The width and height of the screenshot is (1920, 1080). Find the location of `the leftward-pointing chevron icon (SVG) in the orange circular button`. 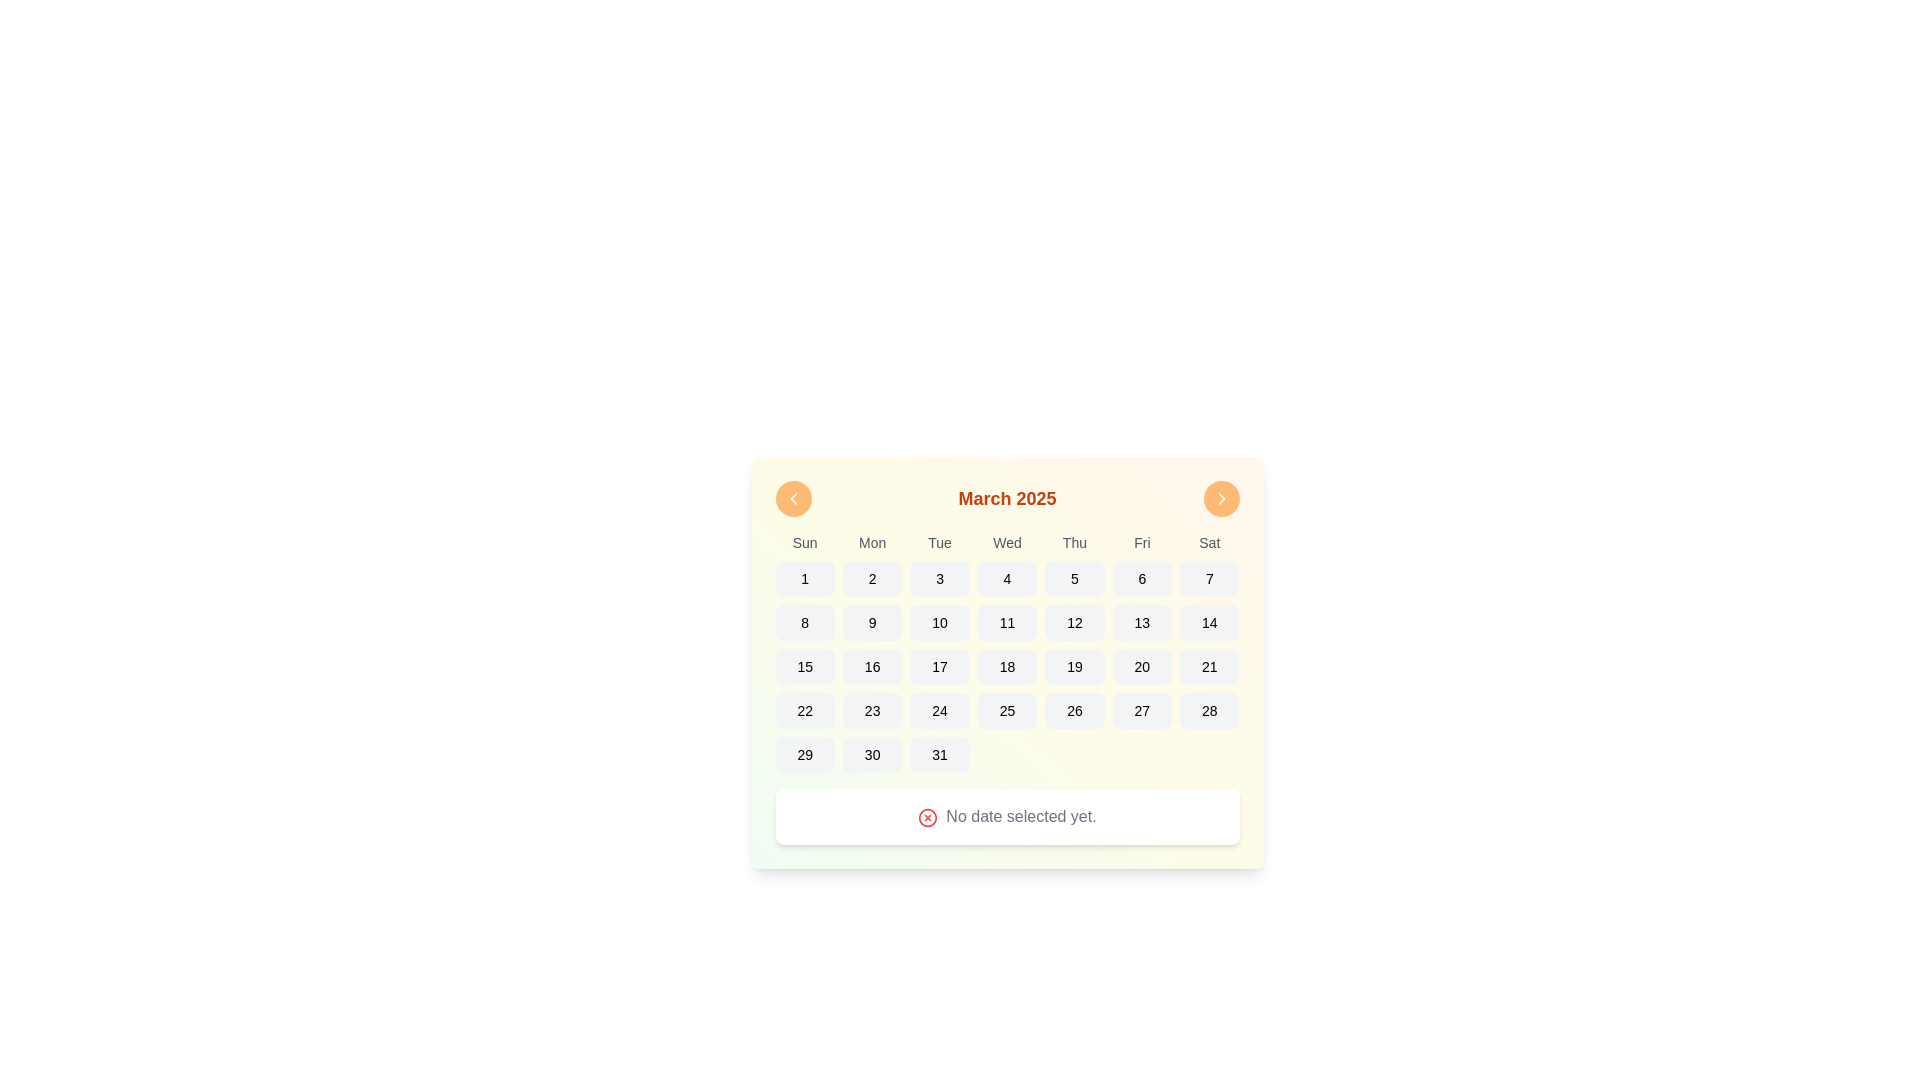

the leftward-pointing chevron icon (SVG) in the orange circular button is located at coordinates (792, 497).